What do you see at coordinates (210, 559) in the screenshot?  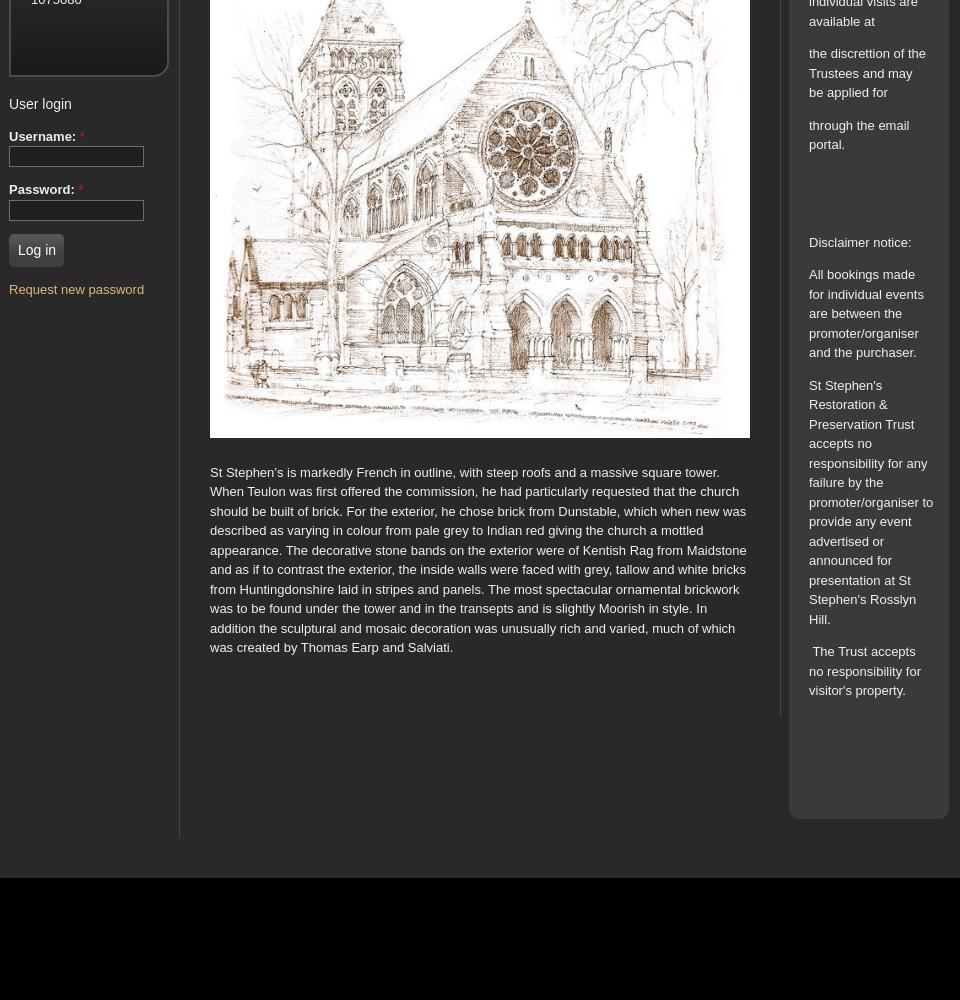 I see `'St Stephen’s is markedly French in outline, with steep roofs and a massive square tower. When Teulon was first offered the commission, he had particularly requested that the church should be built of brick. For the exterior, he chose brick from Dunstable, which when new was described as varying in colour from pale grey to Indian red giving the church a mottled appearance. The decorative stone bands on the exterior were of Kentish Rag from Maidstone and as if to contrast the exterior, the inside walls were faced with grey, tallow and white bricks from Huntingdonshire laid in stripes and panels. The most spectacular ornamental brickwork was to be found under the tower and in the transepts and is slightly Moorish in style. In addition the sculptural and mosaic decoration was unusually rich and varied, much of which was created by Thomas Earp and Salviati.'` at bounding box center [210, 559].